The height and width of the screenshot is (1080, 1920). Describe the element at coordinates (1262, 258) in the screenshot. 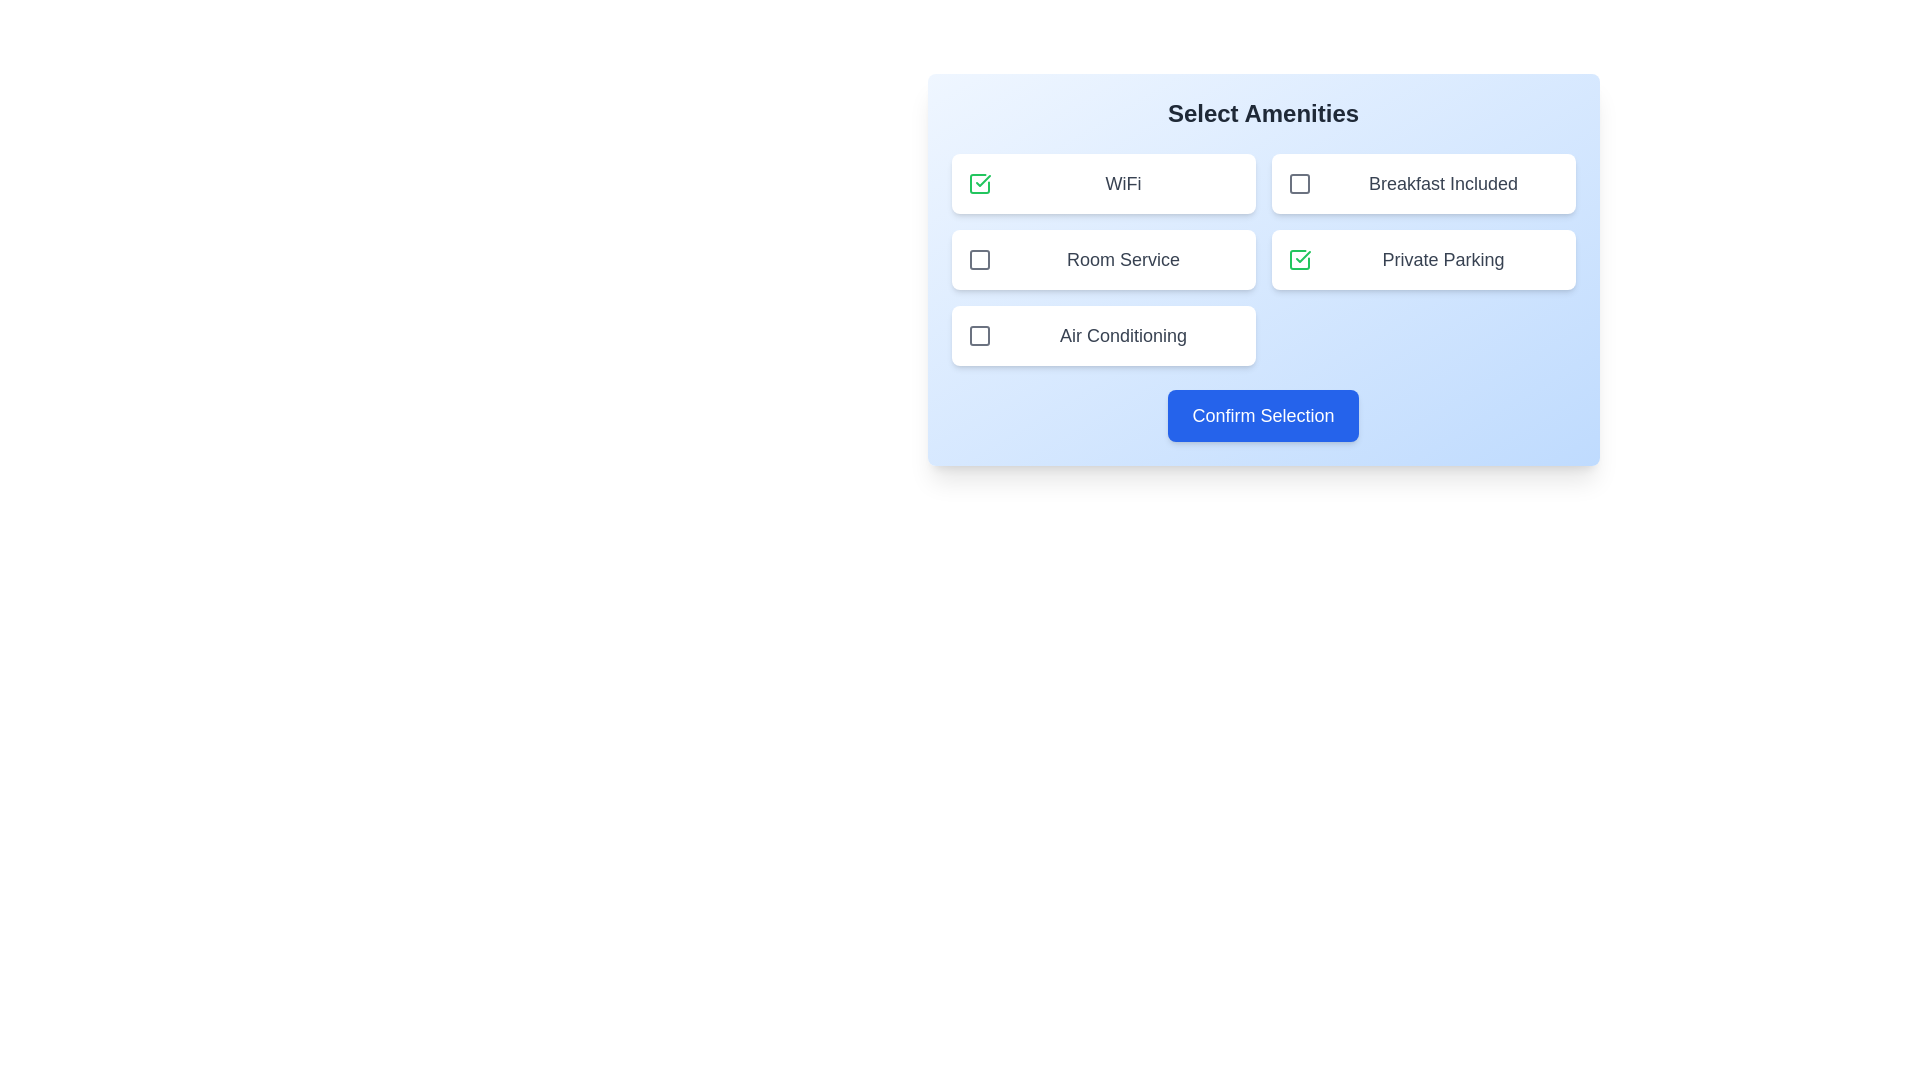

I see `the checkbox of an amenity in the grid layout` at that location.